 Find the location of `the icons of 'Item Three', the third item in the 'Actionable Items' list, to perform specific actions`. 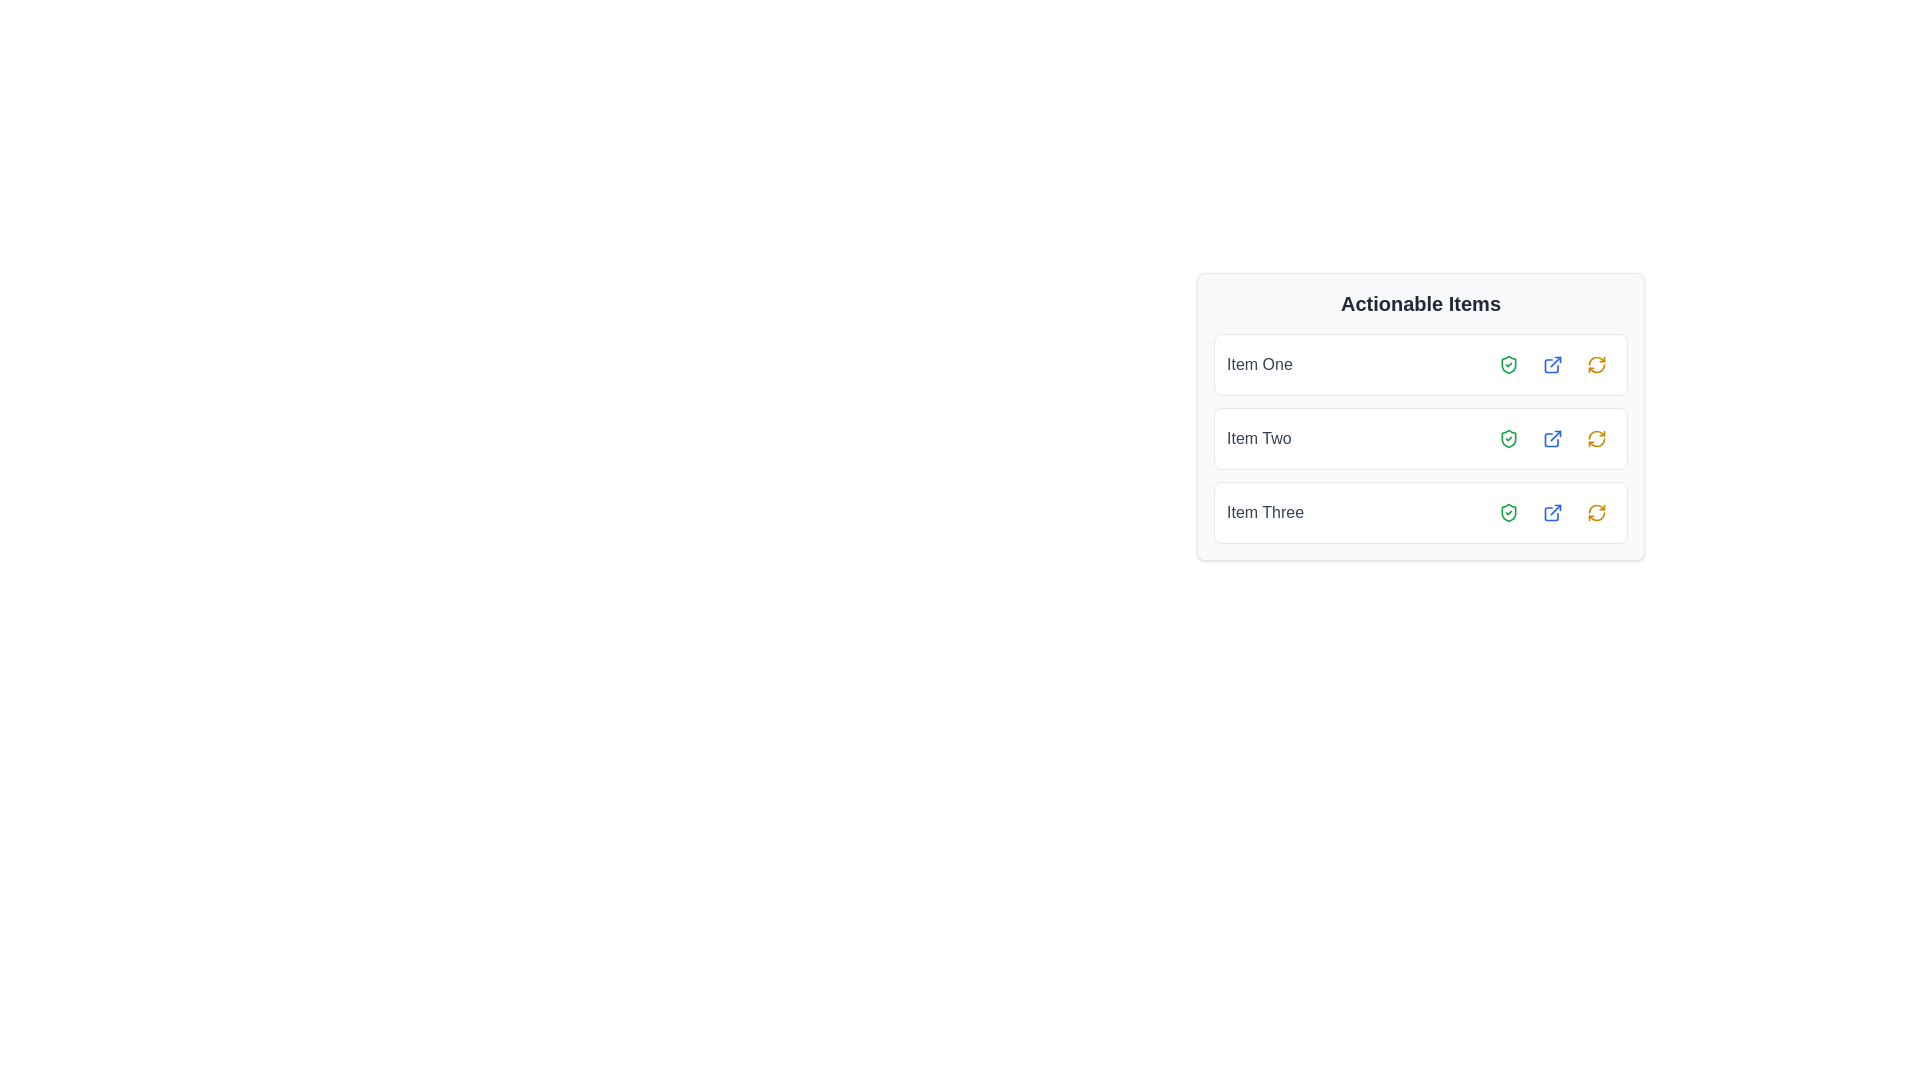

the icons of 'Item Three', the third item in the 'Actionable Items' list, to perform specific actions is located at coordinates (1419, 512).